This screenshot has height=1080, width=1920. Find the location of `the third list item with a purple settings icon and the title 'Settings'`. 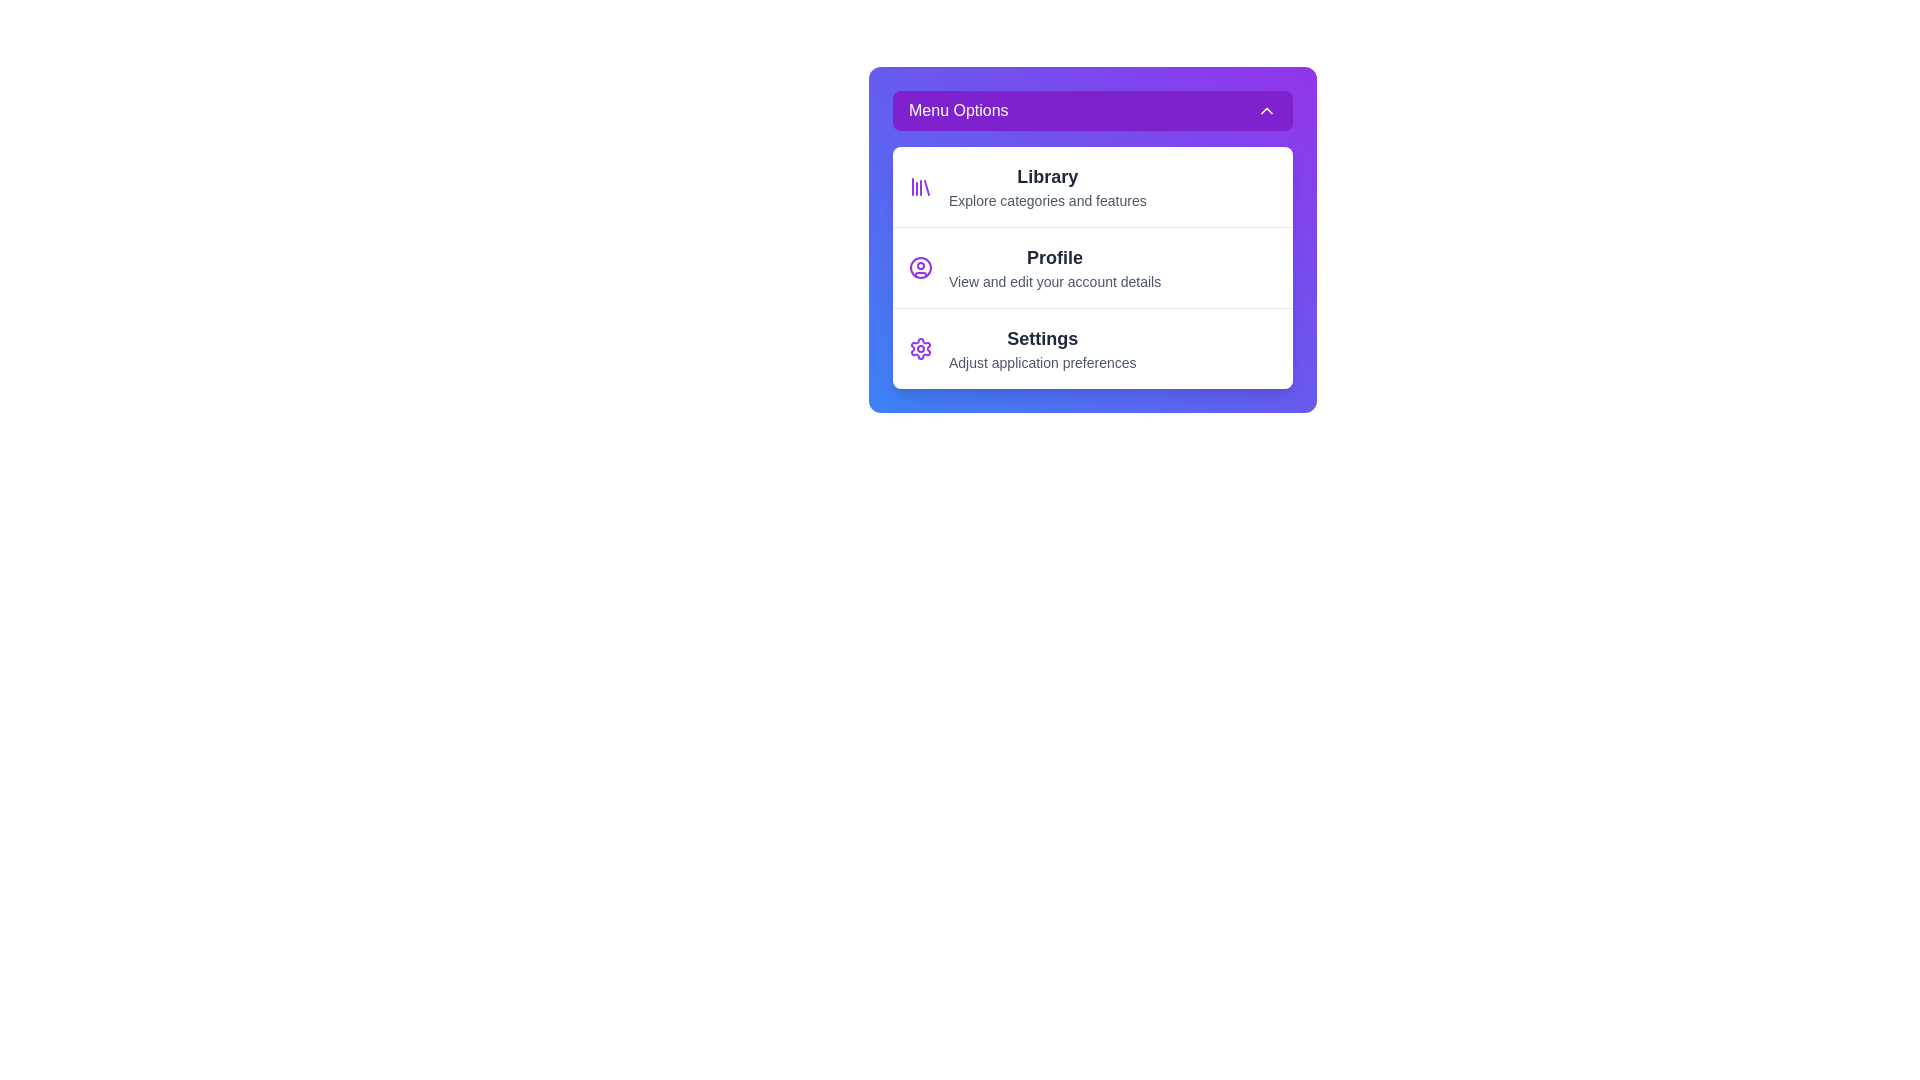

the third list item with a purple settings icon and the title 'Settings' is located at coordinates (1092, 347).